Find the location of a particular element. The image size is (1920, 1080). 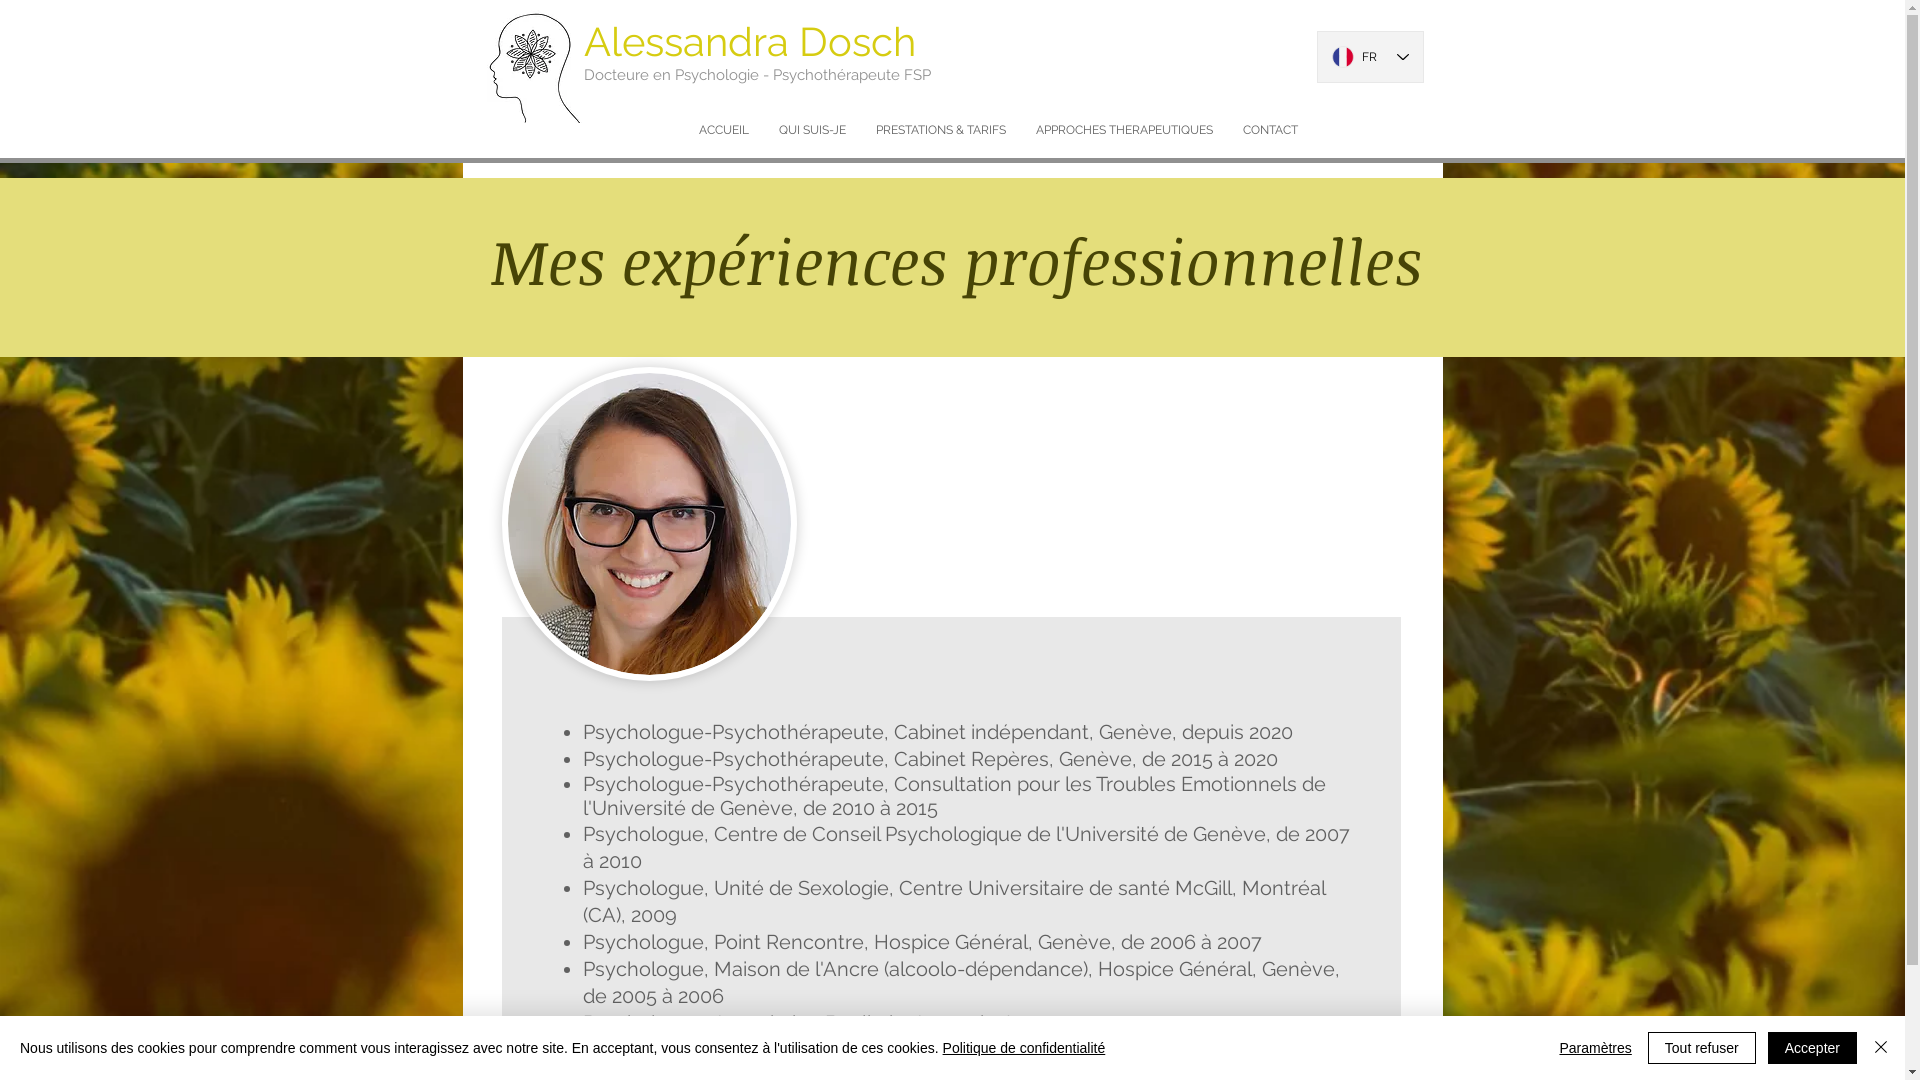

'APPROCHES THERAPEUTIQUES' is located at coordinates (1123, 130).